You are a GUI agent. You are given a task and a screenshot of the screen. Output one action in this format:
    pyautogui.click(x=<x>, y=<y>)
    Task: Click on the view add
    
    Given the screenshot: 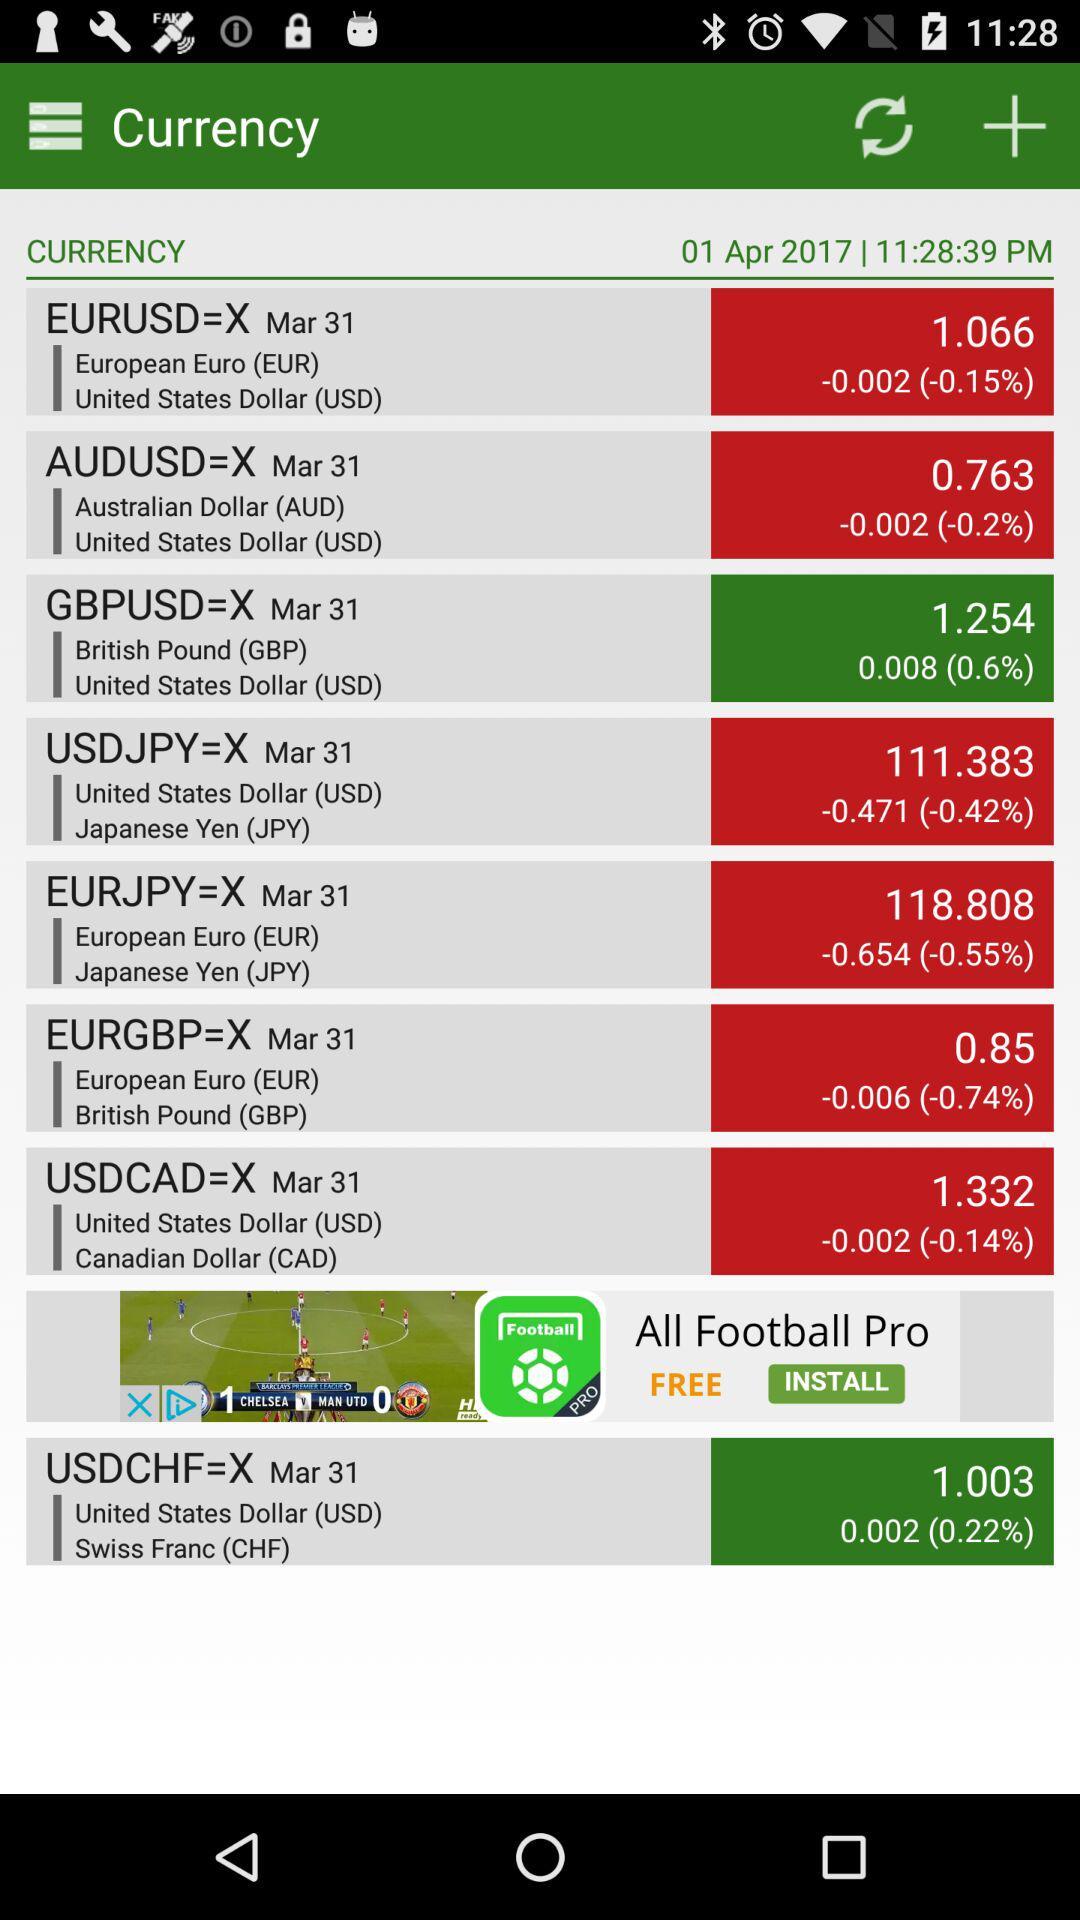 What is the action you would take?
    pyautogui.click(x=540, y=1356)
    